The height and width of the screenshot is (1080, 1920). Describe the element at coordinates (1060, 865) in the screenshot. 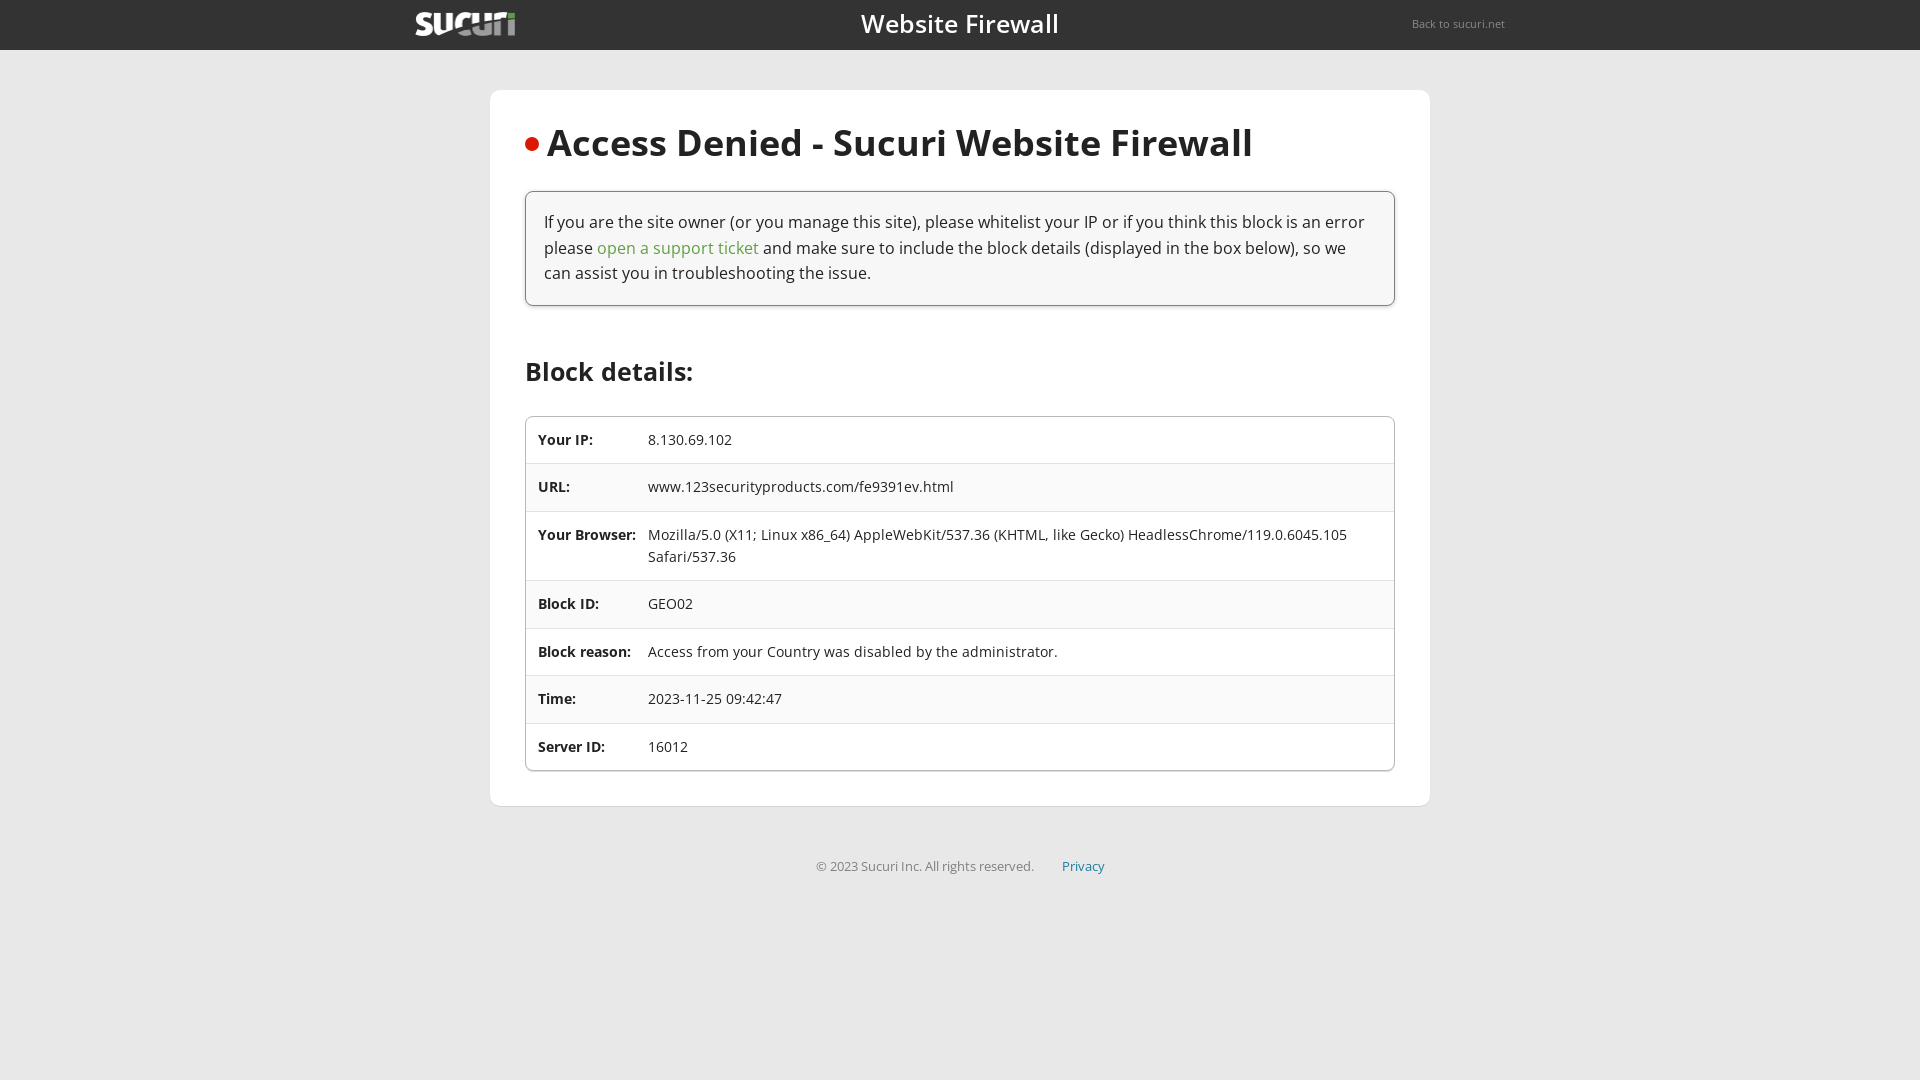

I see `'Privacy'` at that location.